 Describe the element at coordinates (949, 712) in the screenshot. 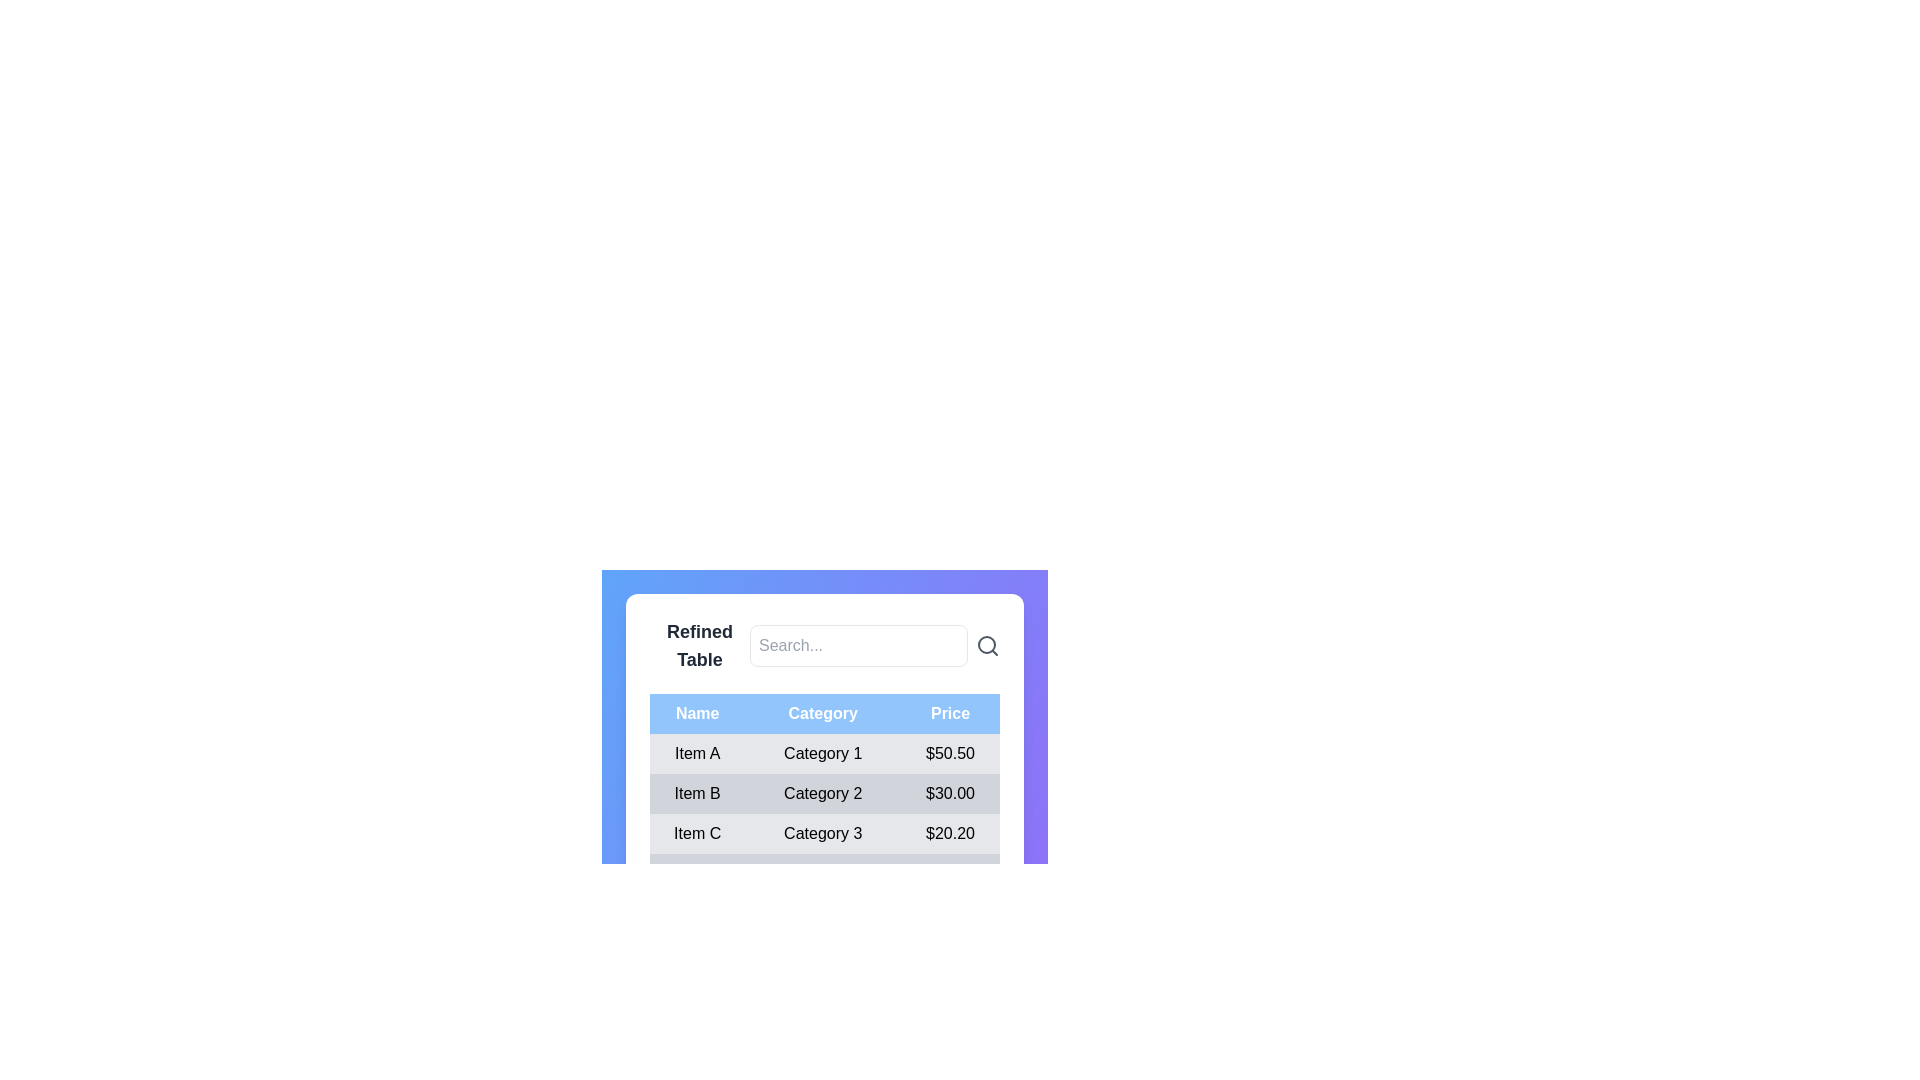

I see `the 'Price' label, which is a bold, white text on a blue background located in the top-right of the table header` at that location.